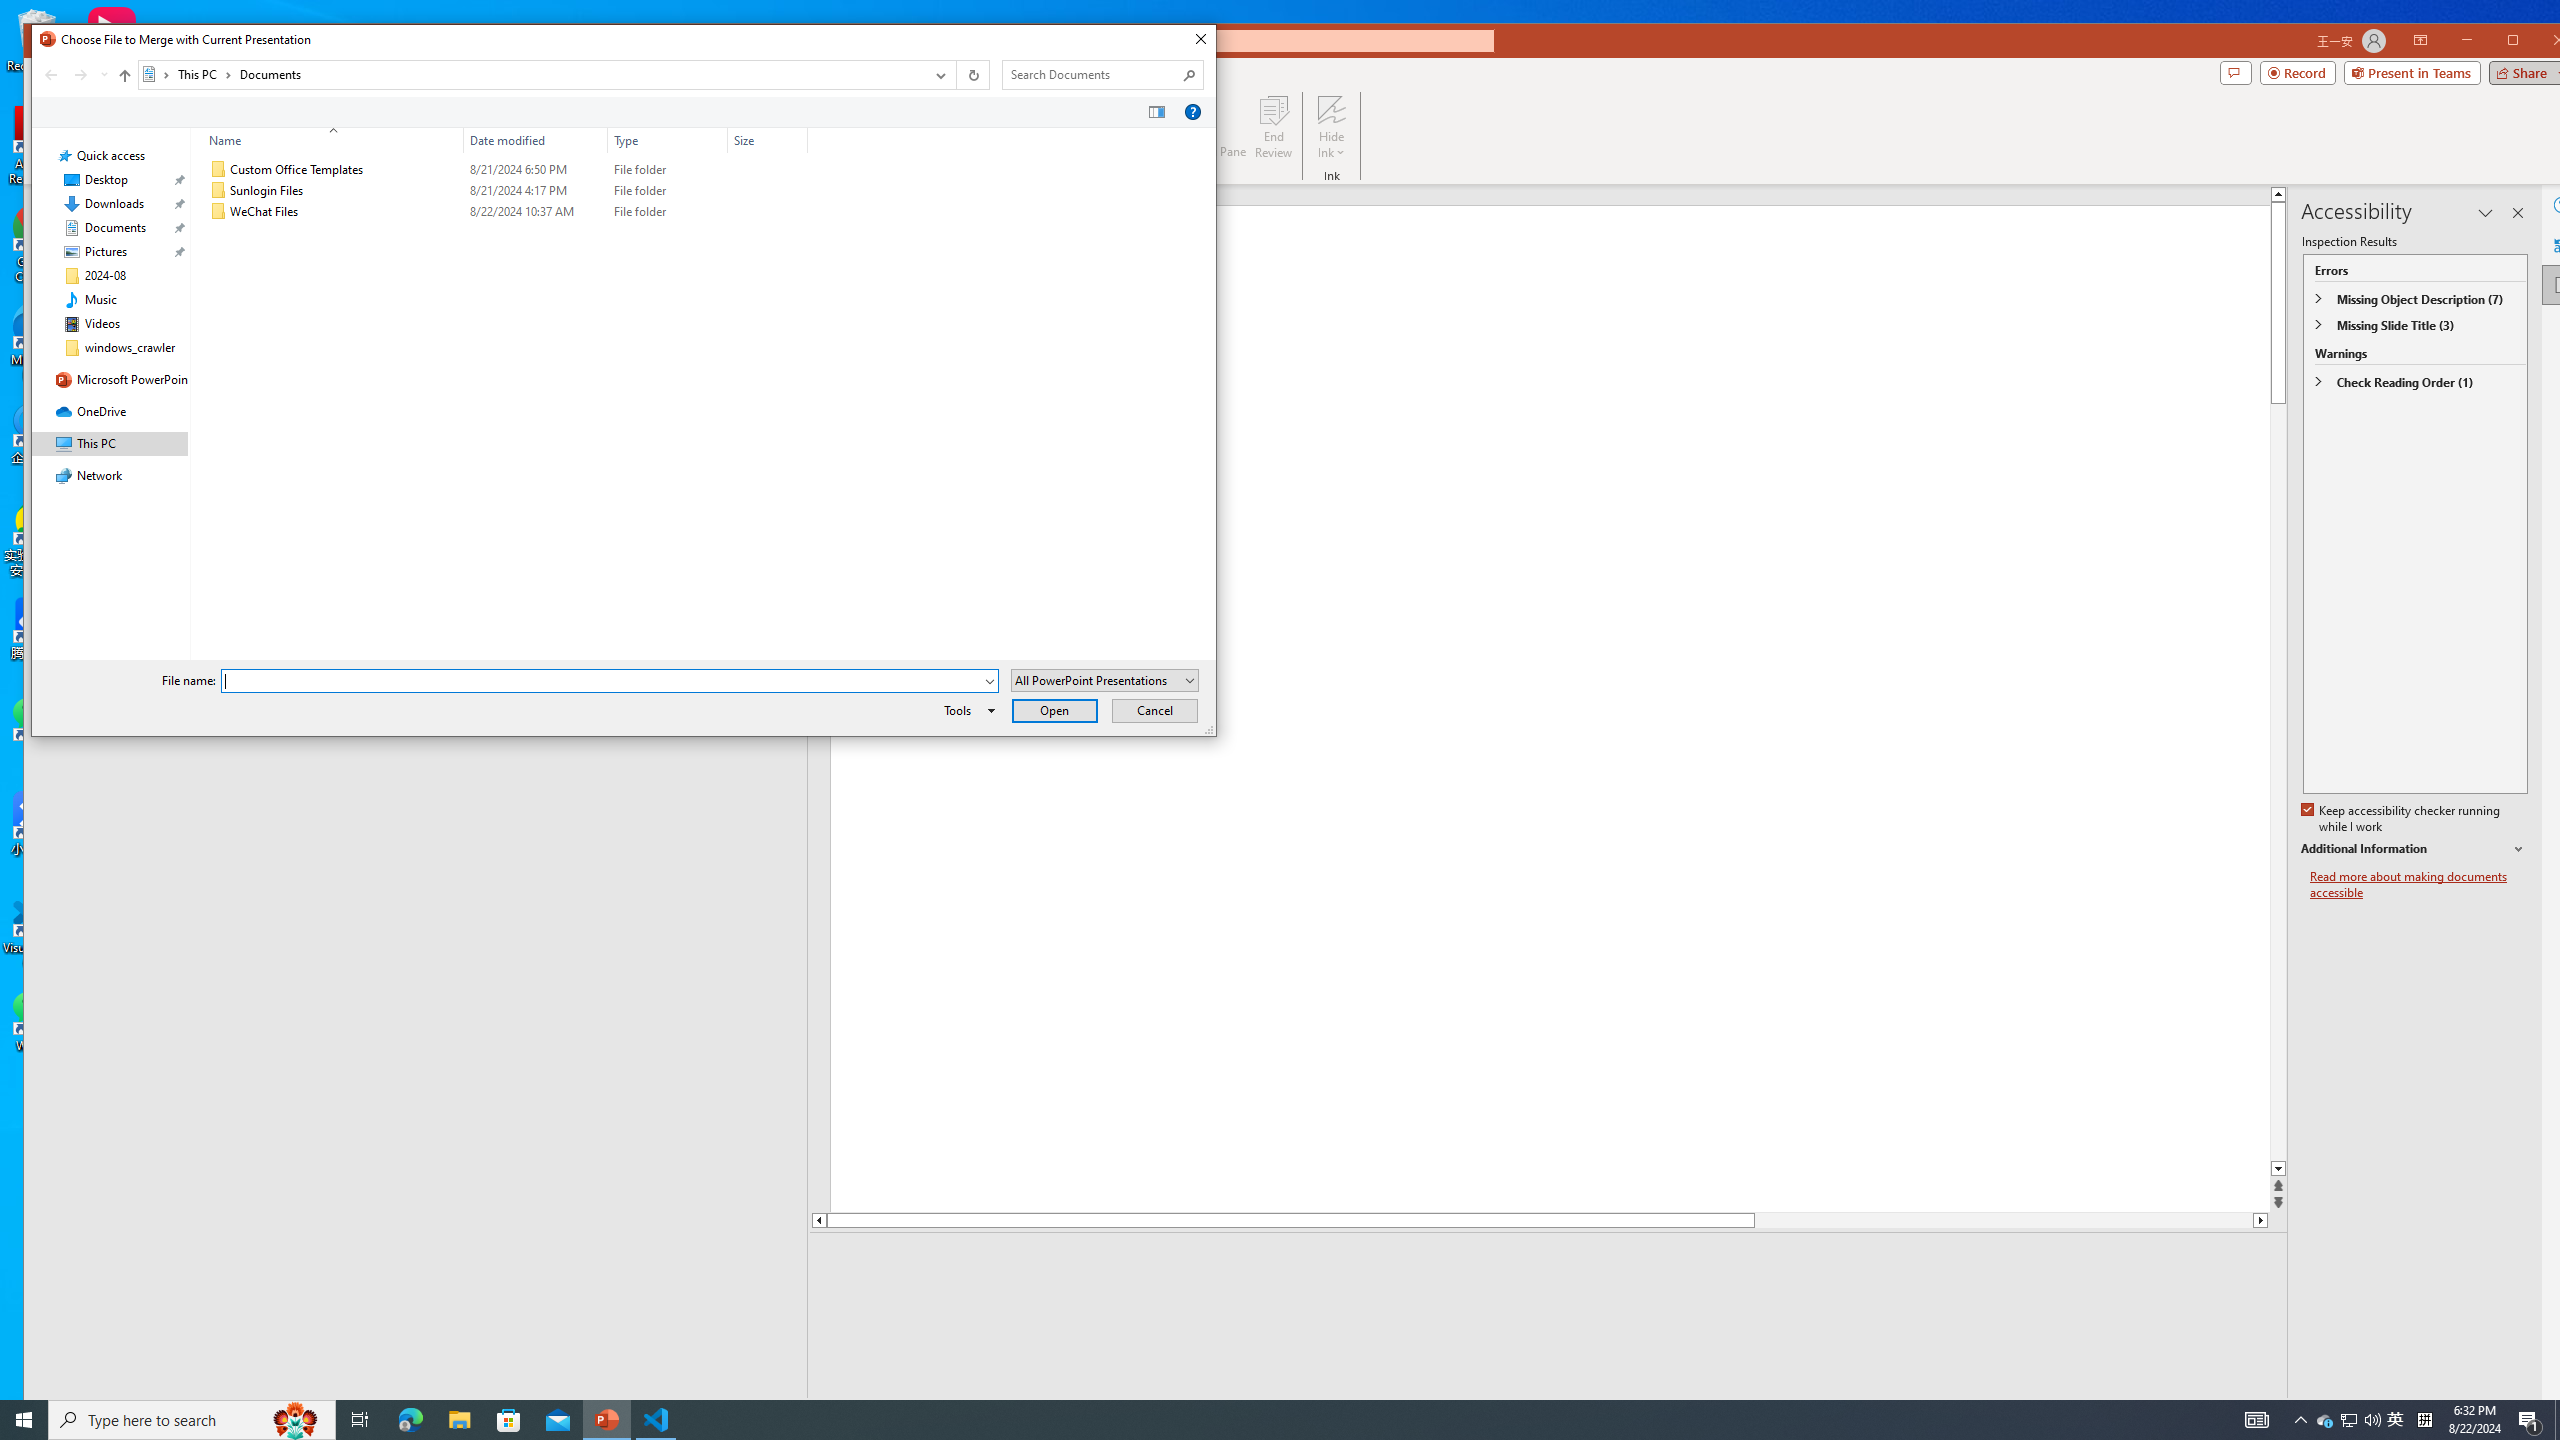 The height and width of the screenshot is (1440, 2560). I want to click on 'PowerPoint - 1 running window', so click(607, 1418).